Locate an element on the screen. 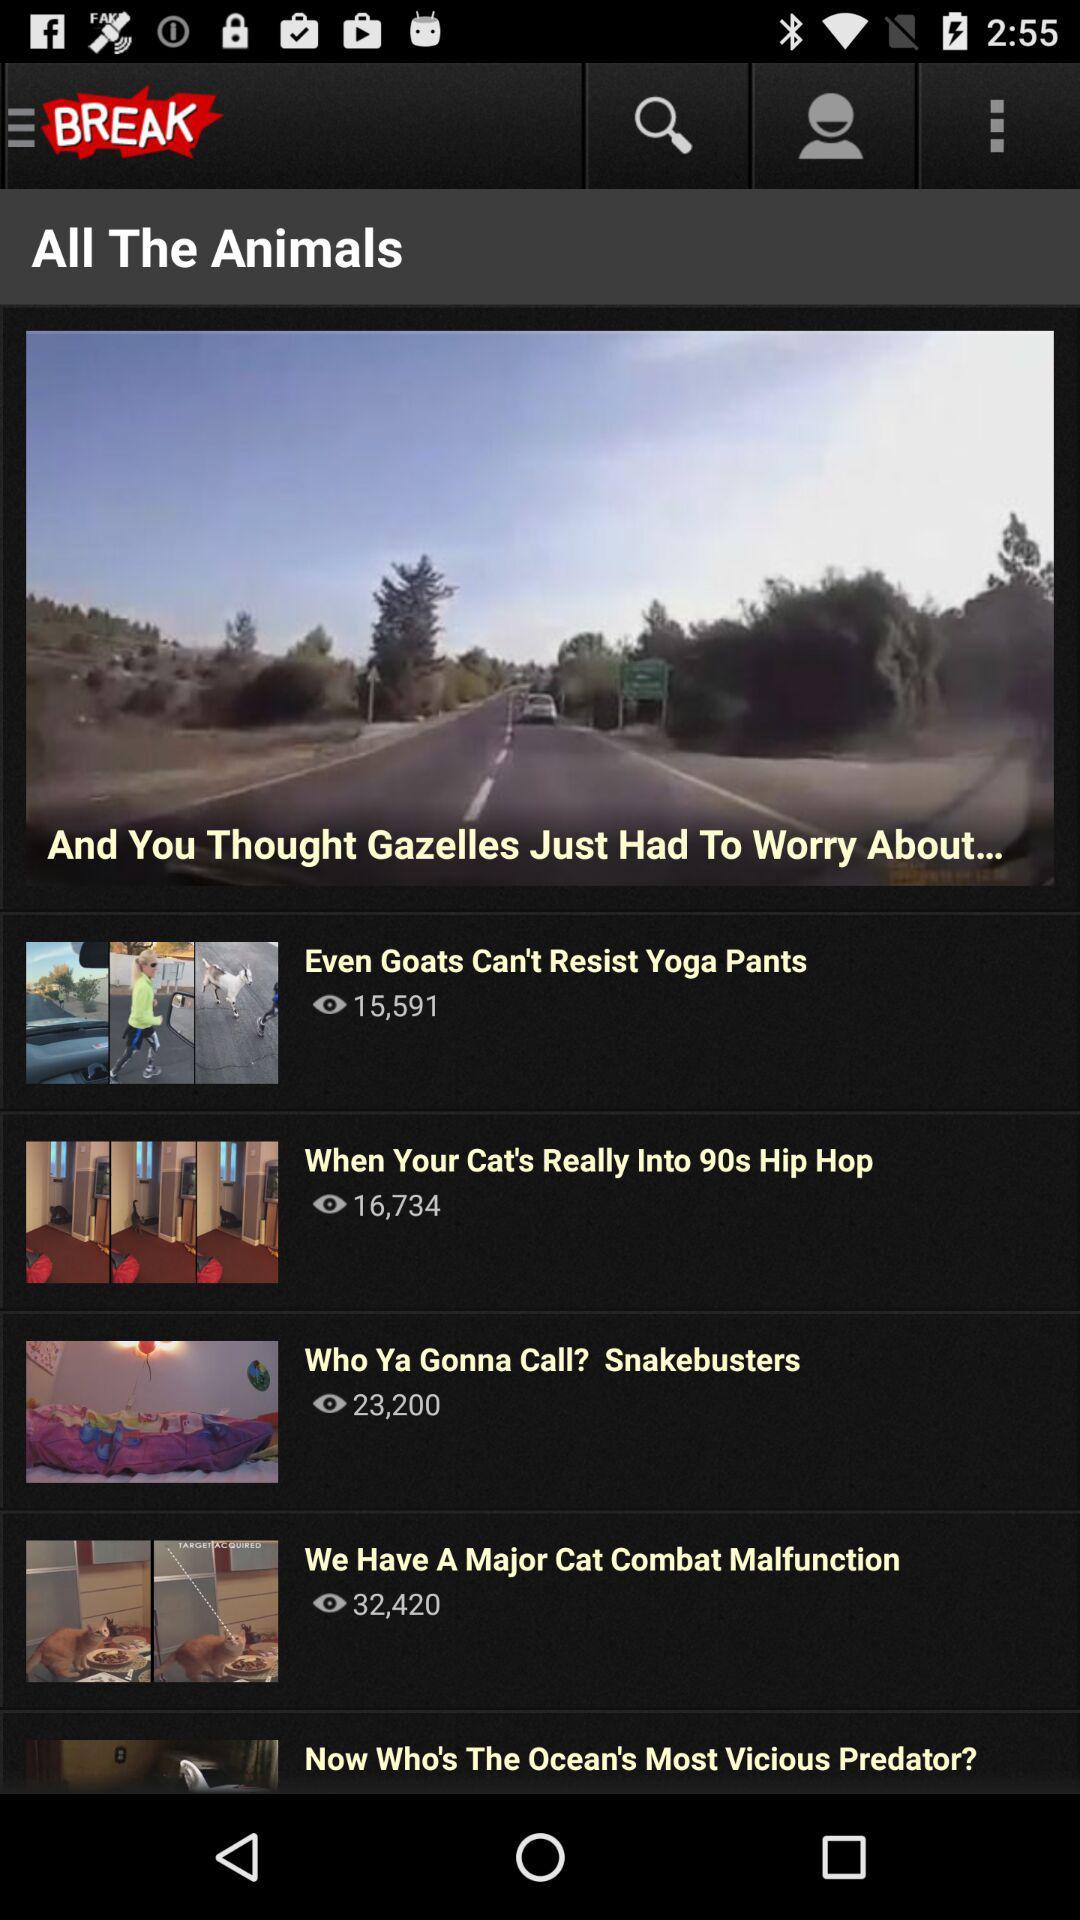  the app to the right of the when your cat item is located at coordinates (1077, 1210).